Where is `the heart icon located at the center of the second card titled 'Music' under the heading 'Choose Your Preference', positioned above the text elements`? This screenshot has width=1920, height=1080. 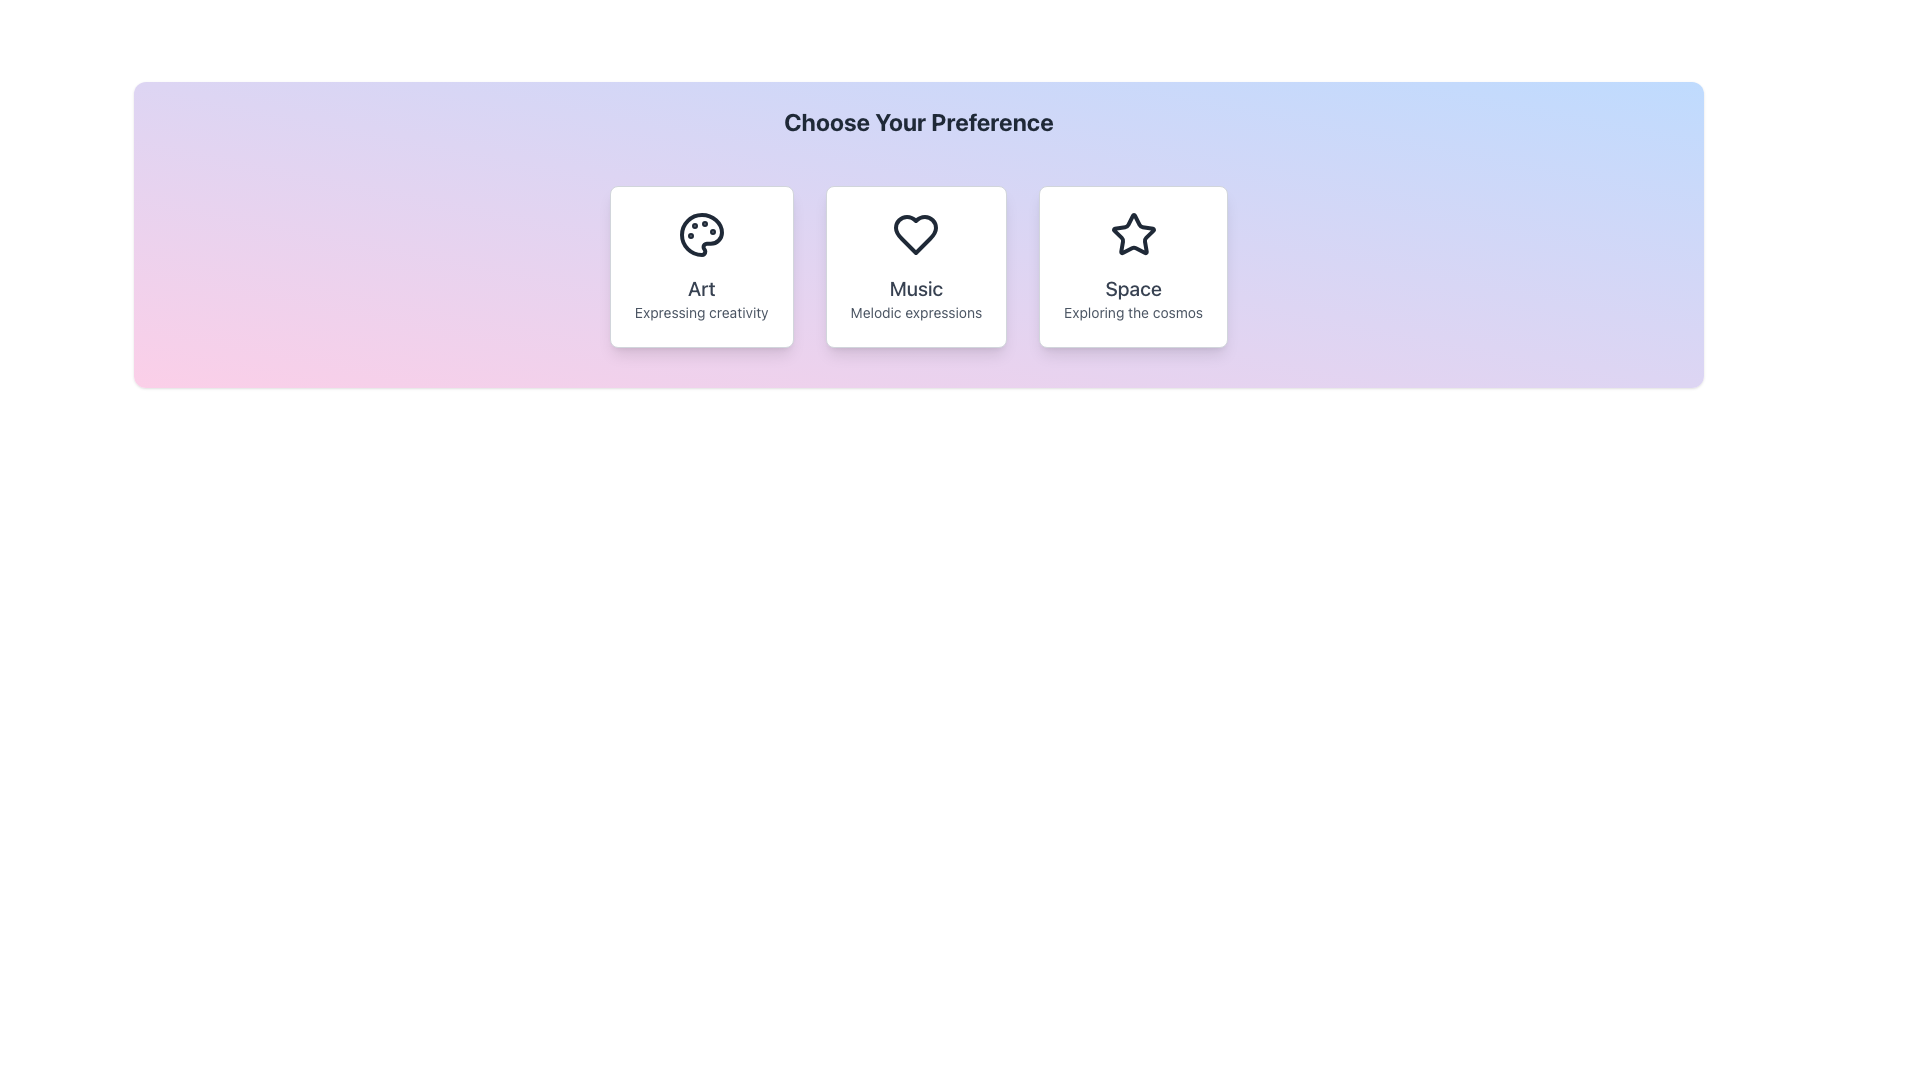
the heart icon located at the center of the second card titled 'Music' under the heading 'Choose Your Preference', positioned above the text elements is located at coordinates (915, 234).